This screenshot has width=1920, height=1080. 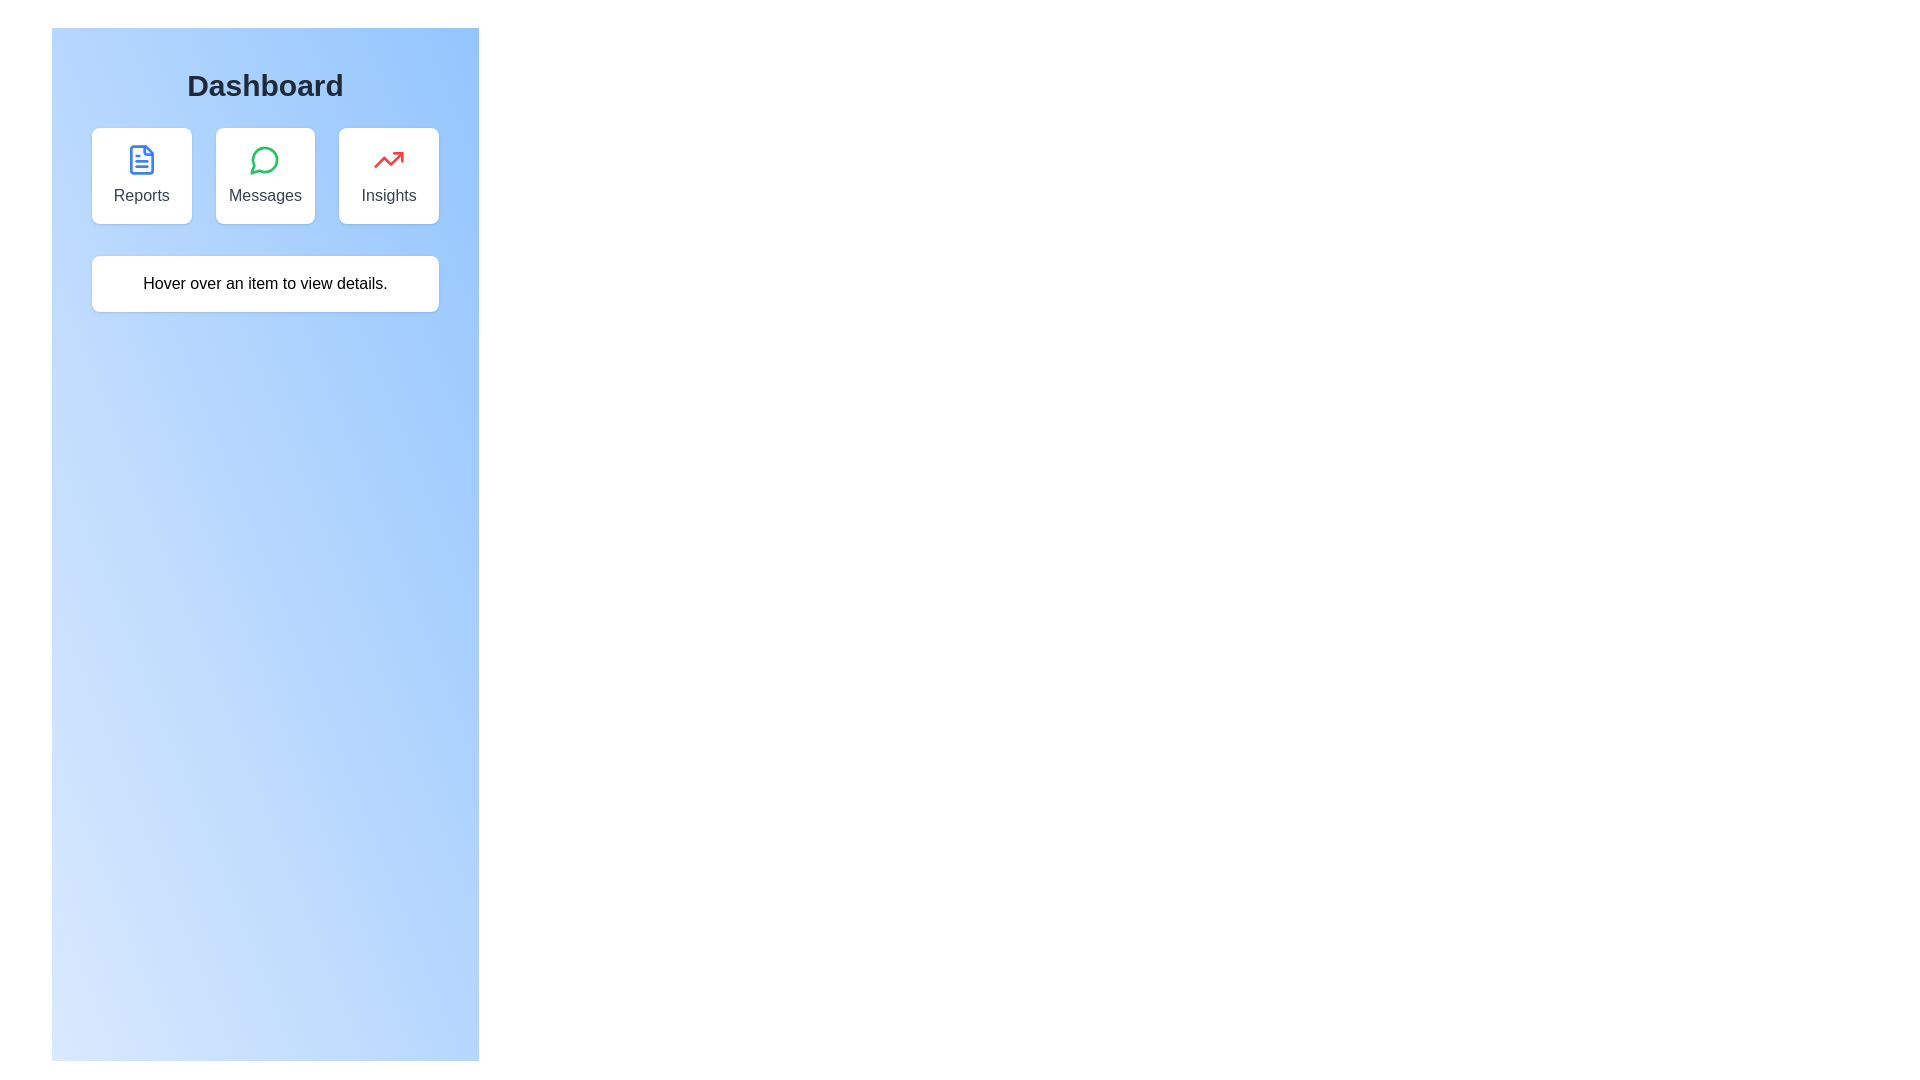 I want to click on the 'Messages' static text label, which is part of the menu items in the dashboard layout and located below the green speech bubble icon, so click(x=264, y=196).